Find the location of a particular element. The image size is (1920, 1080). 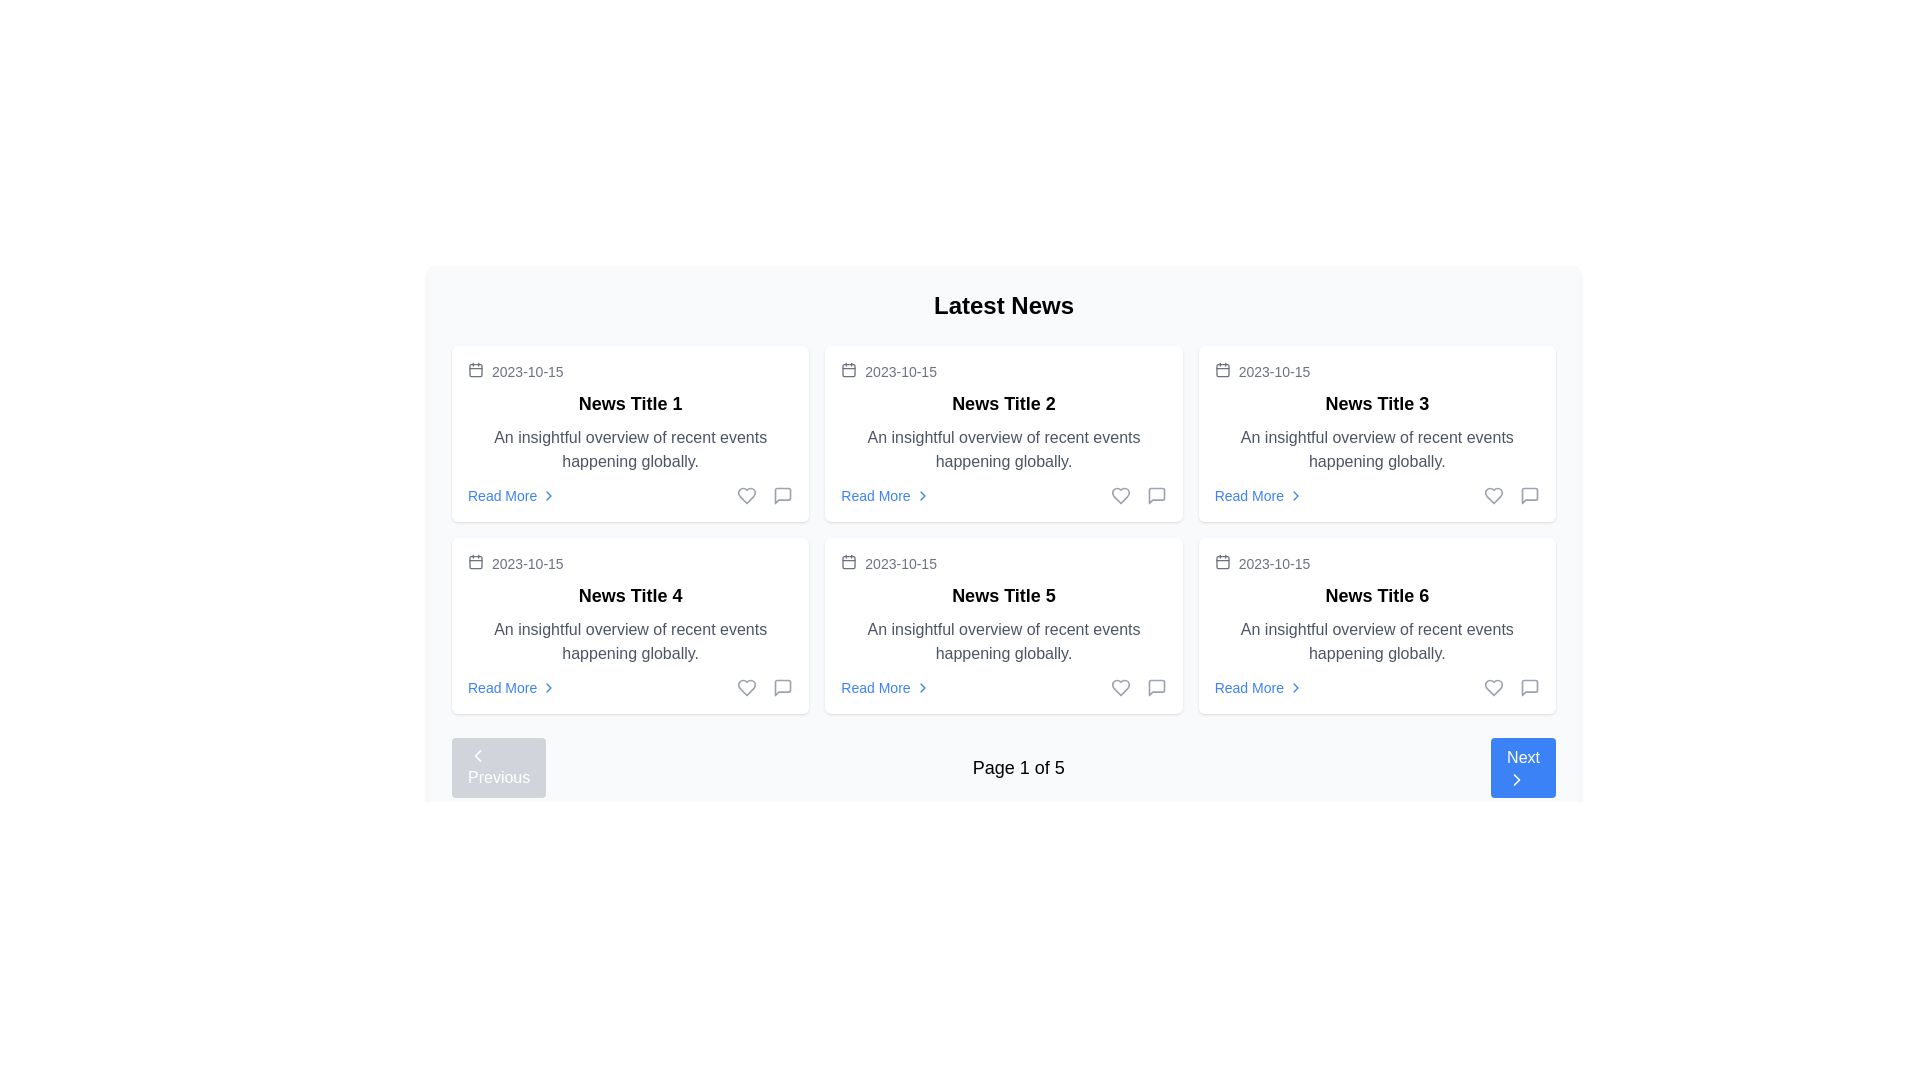

the heart-shaped icon located at the bottom-right corner of the card titled 'News Title 5' is located at coordinates (746, 686).